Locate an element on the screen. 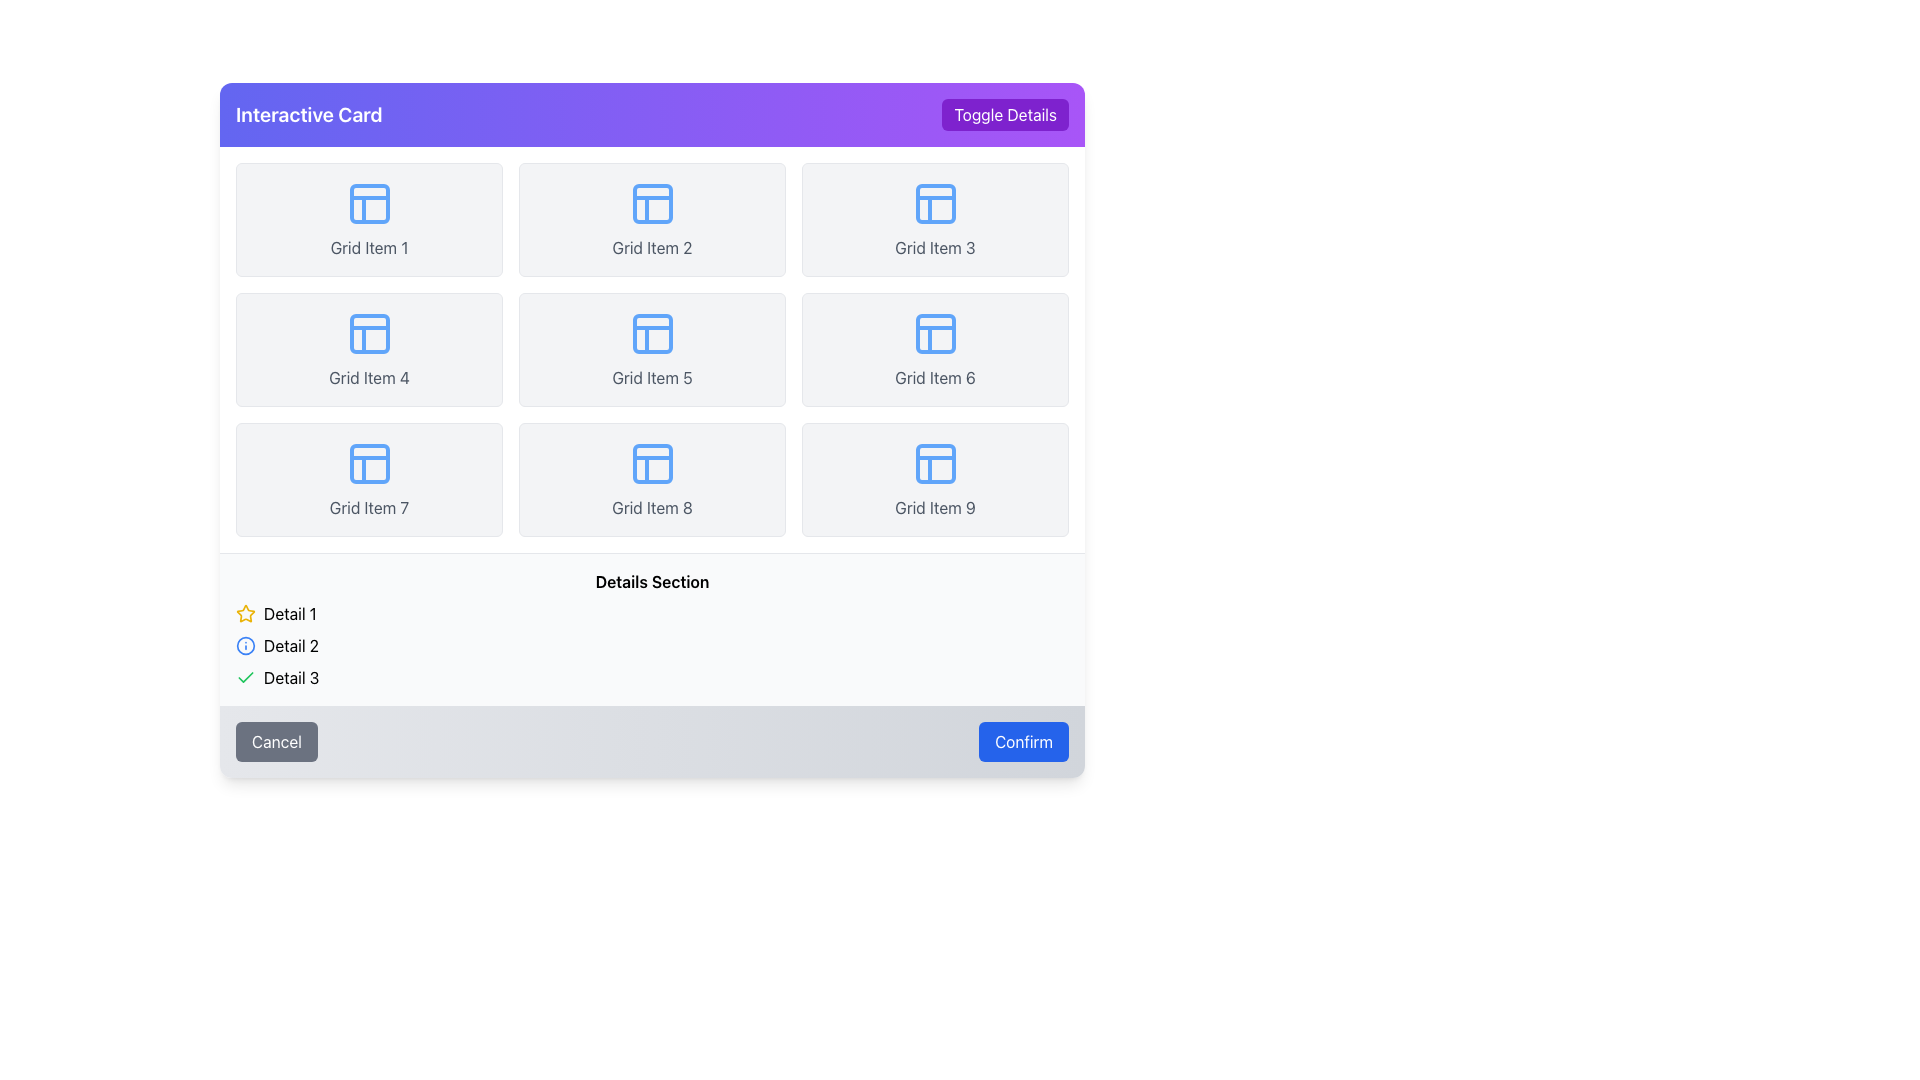  the rectangular card with a light gray background and a blue grid icon at the top, labeled 'Grid Item 1' is located at coordinates (369, 219).